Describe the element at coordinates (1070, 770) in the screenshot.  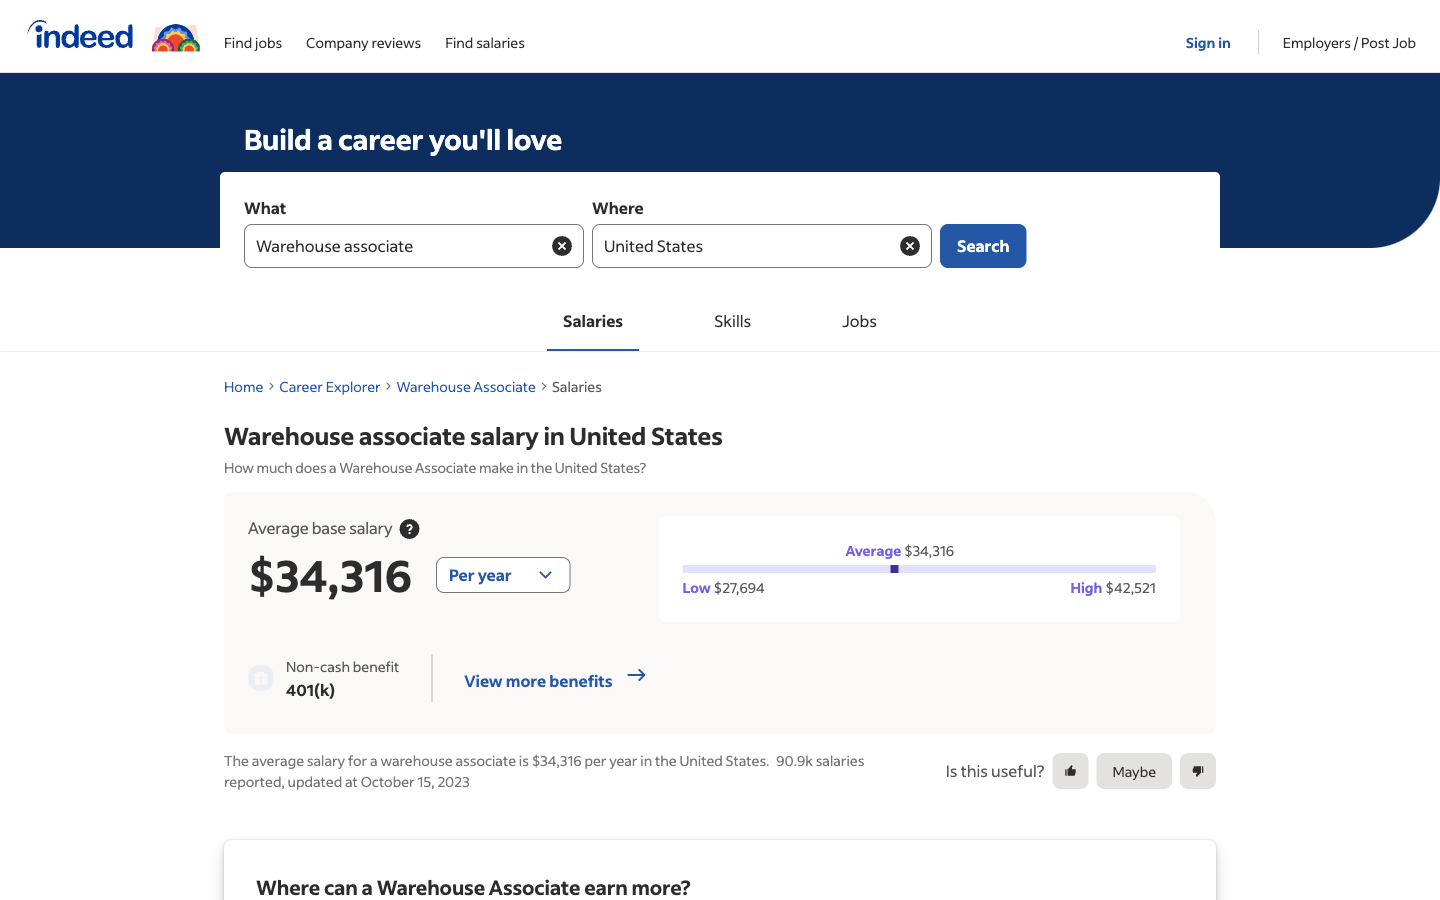
I see `Give positive feedback to recommendation` at that location.